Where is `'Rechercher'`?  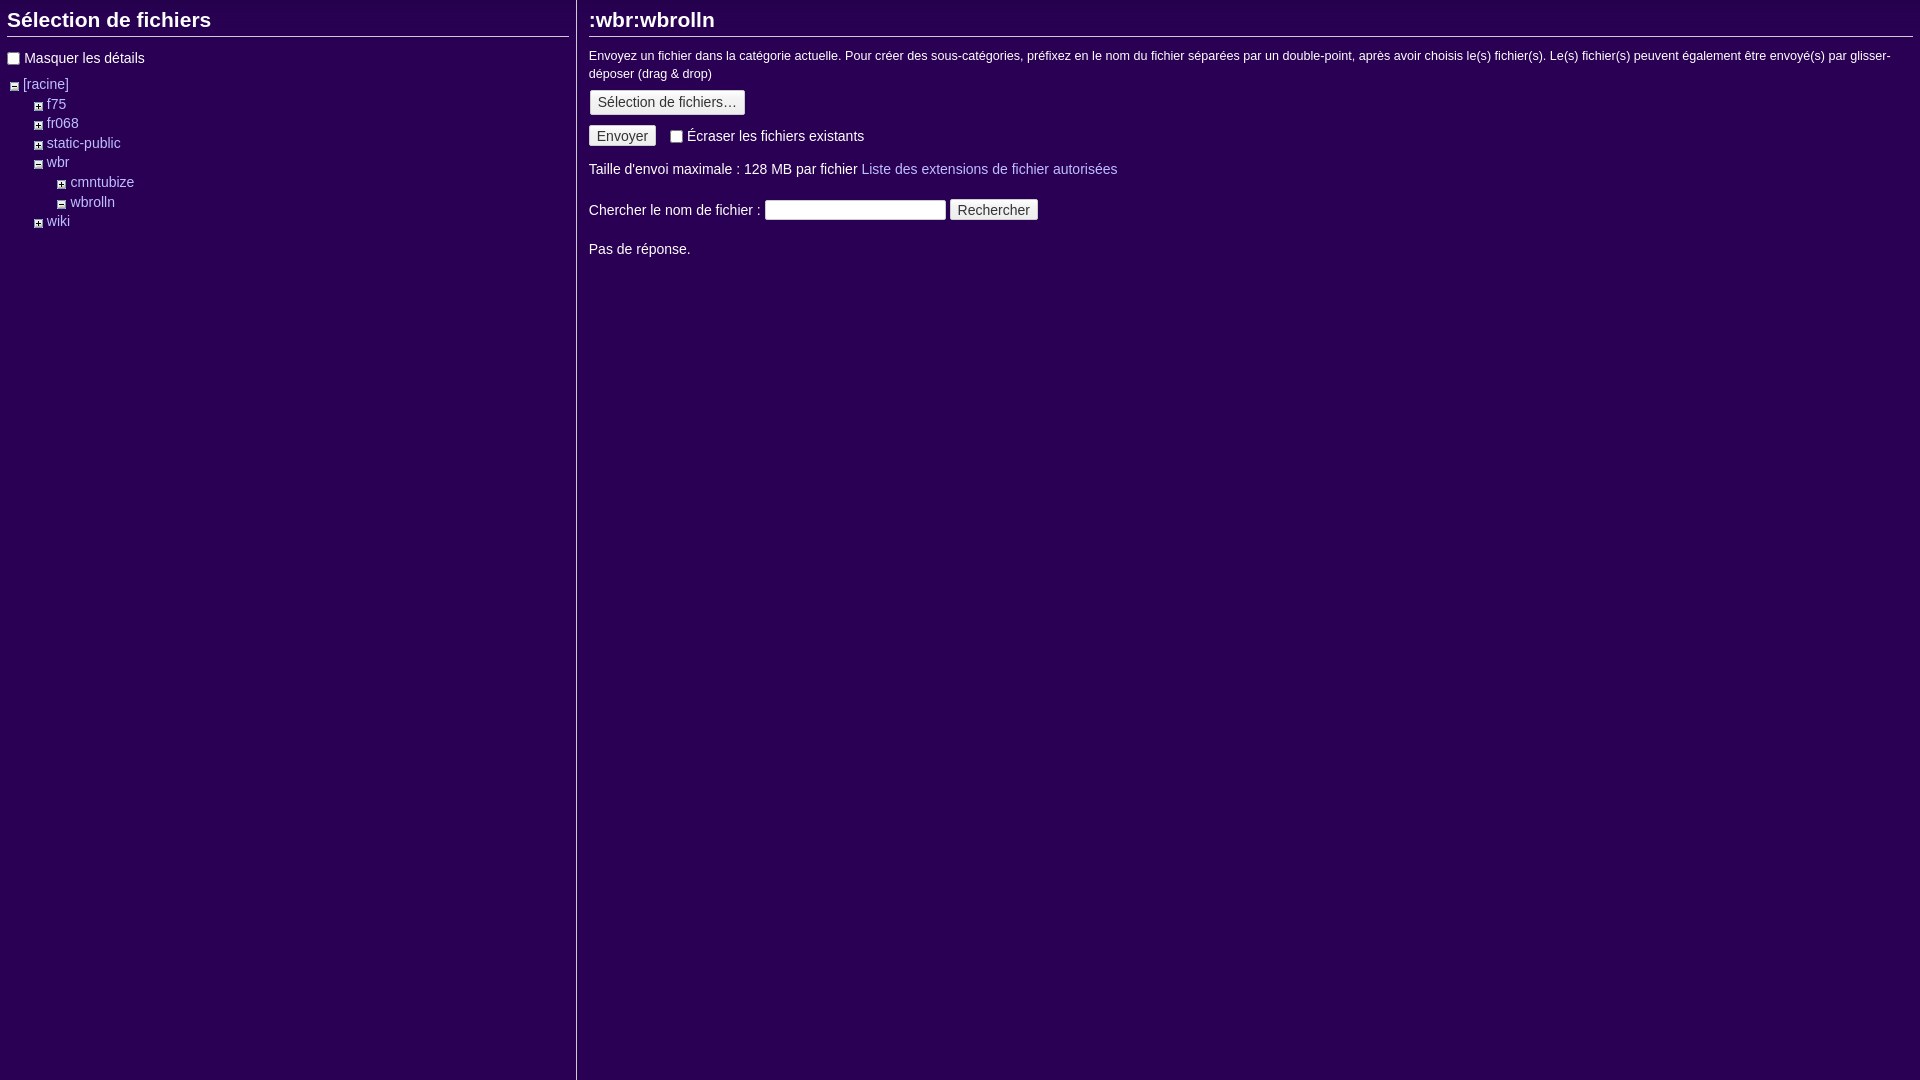 'Rechercher' is located at coordinates (993, 209).